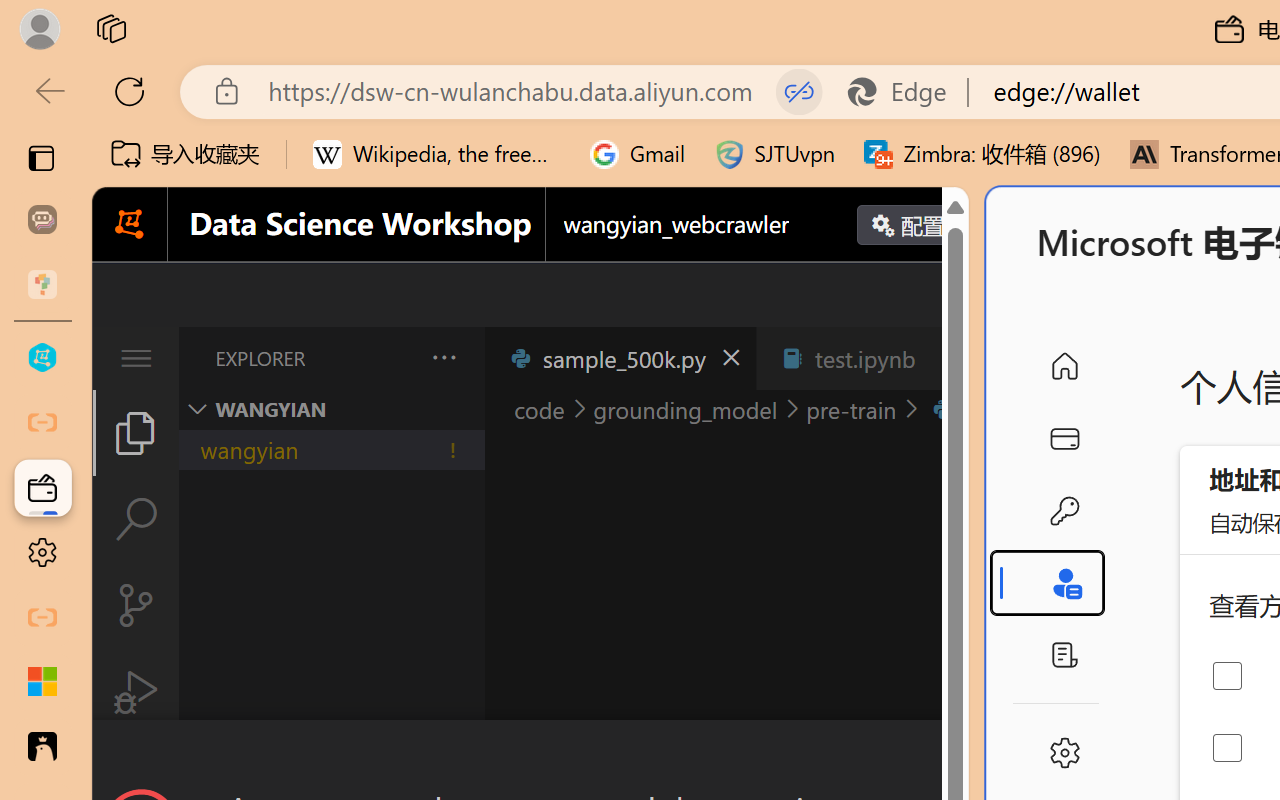 The height and width of the screenshot is (800, 1280). I want to click on 'SJTUvpn', so click(773, 154).